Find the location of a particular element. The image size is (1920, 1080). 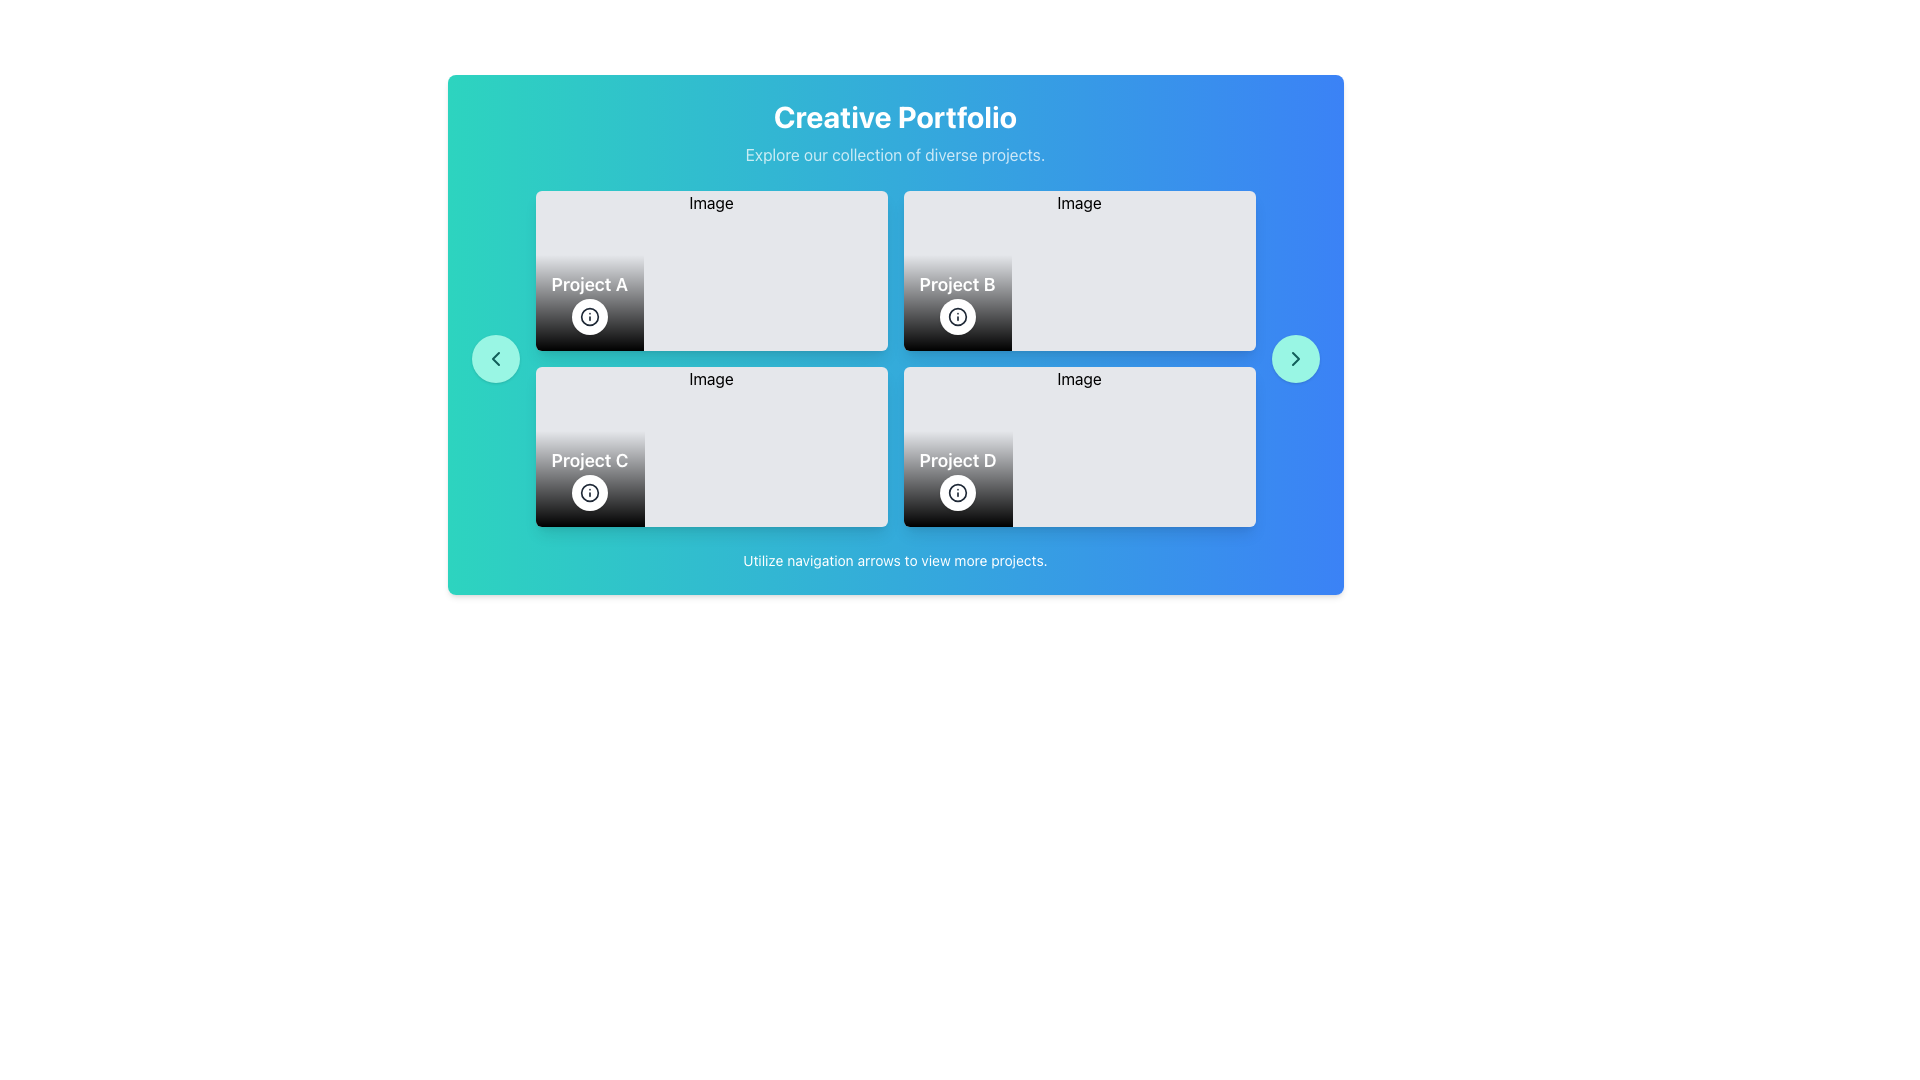

the information icon located at the bottom-right of the 'Project D' card is located at coordinates (957, 493).